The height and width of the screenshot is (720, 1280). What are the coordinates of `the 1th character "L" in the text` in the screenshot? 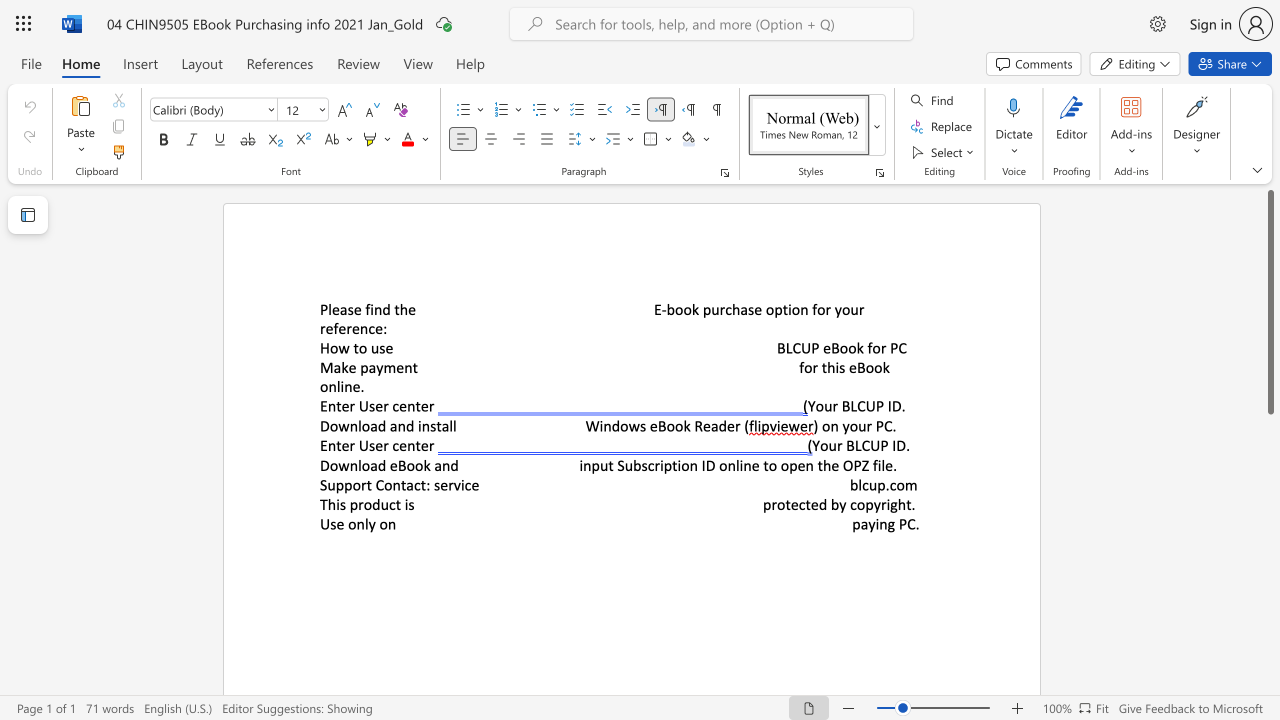 It's located at (853, 405).